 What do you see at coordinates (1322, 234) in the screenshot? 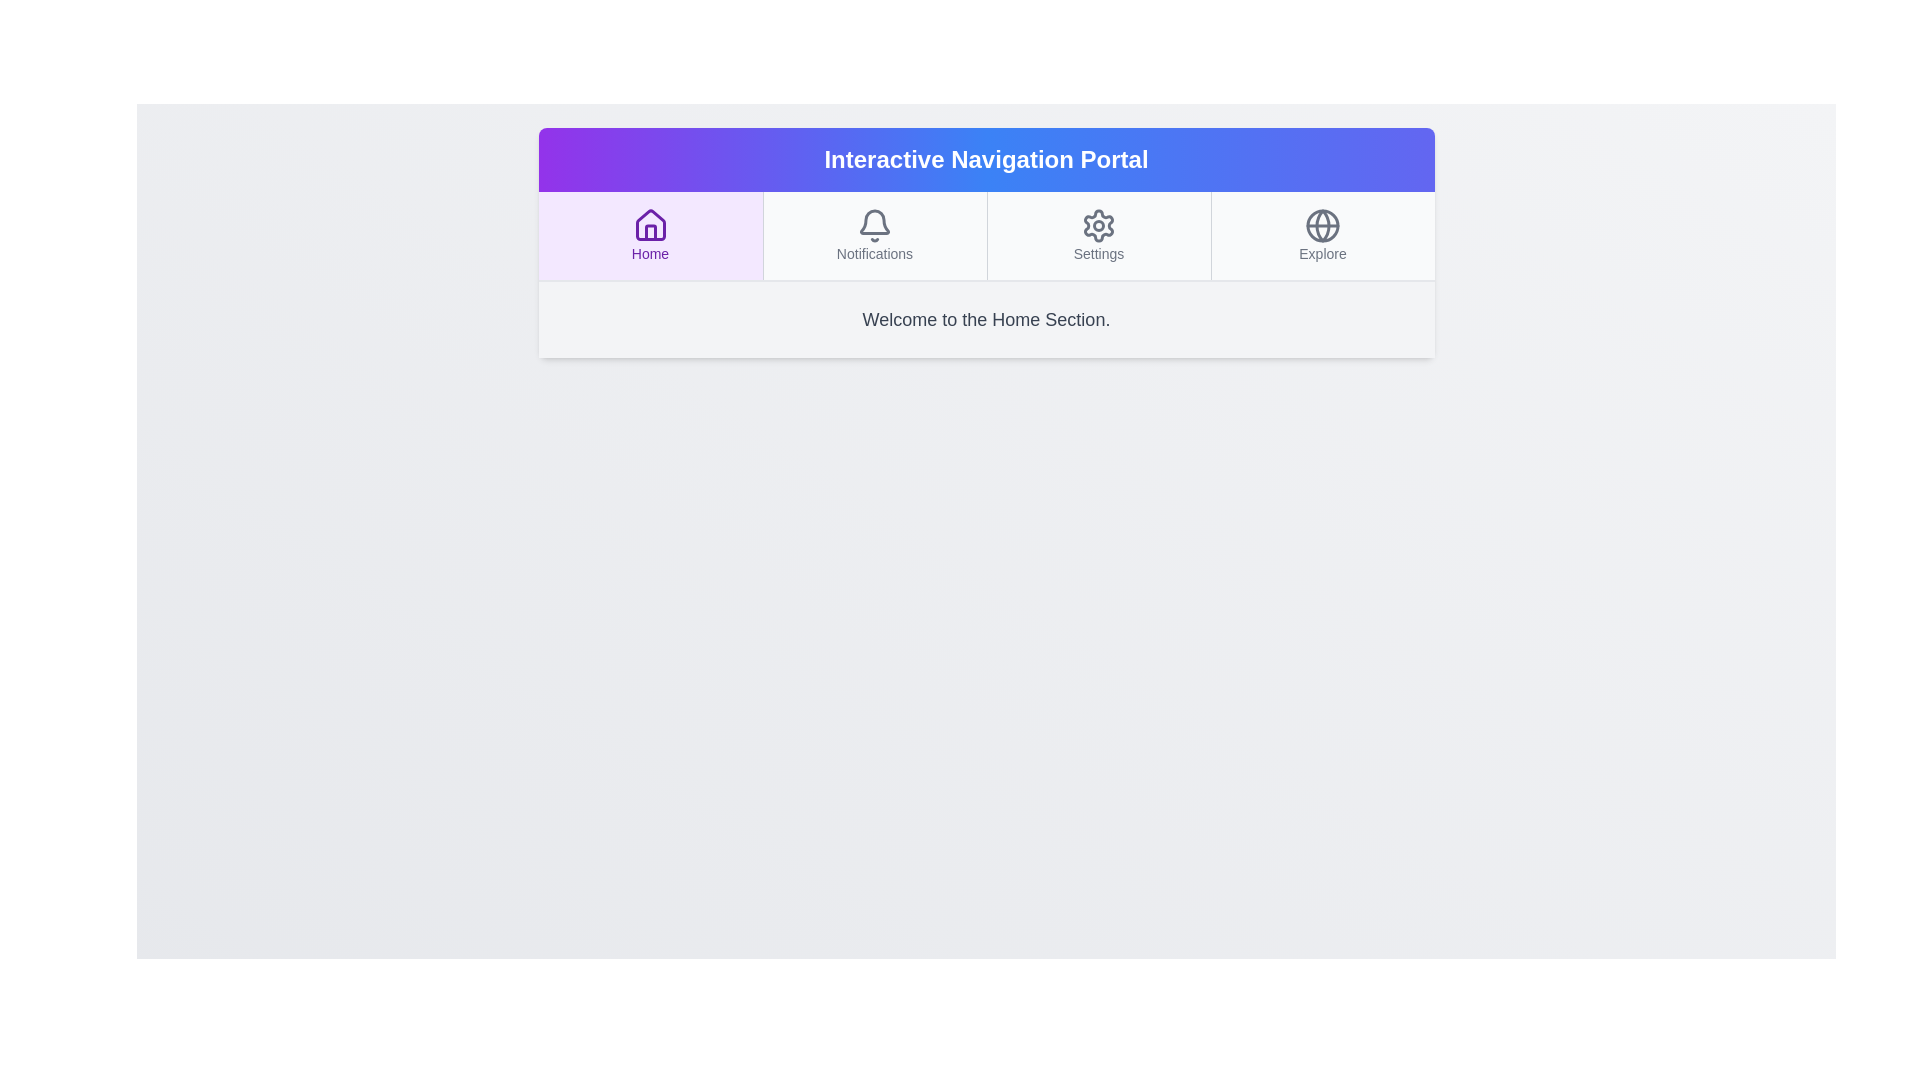
I see `the 'Explore' navigation button located in the fourth column of the navigation bar` at bounding box center [1322, 234].